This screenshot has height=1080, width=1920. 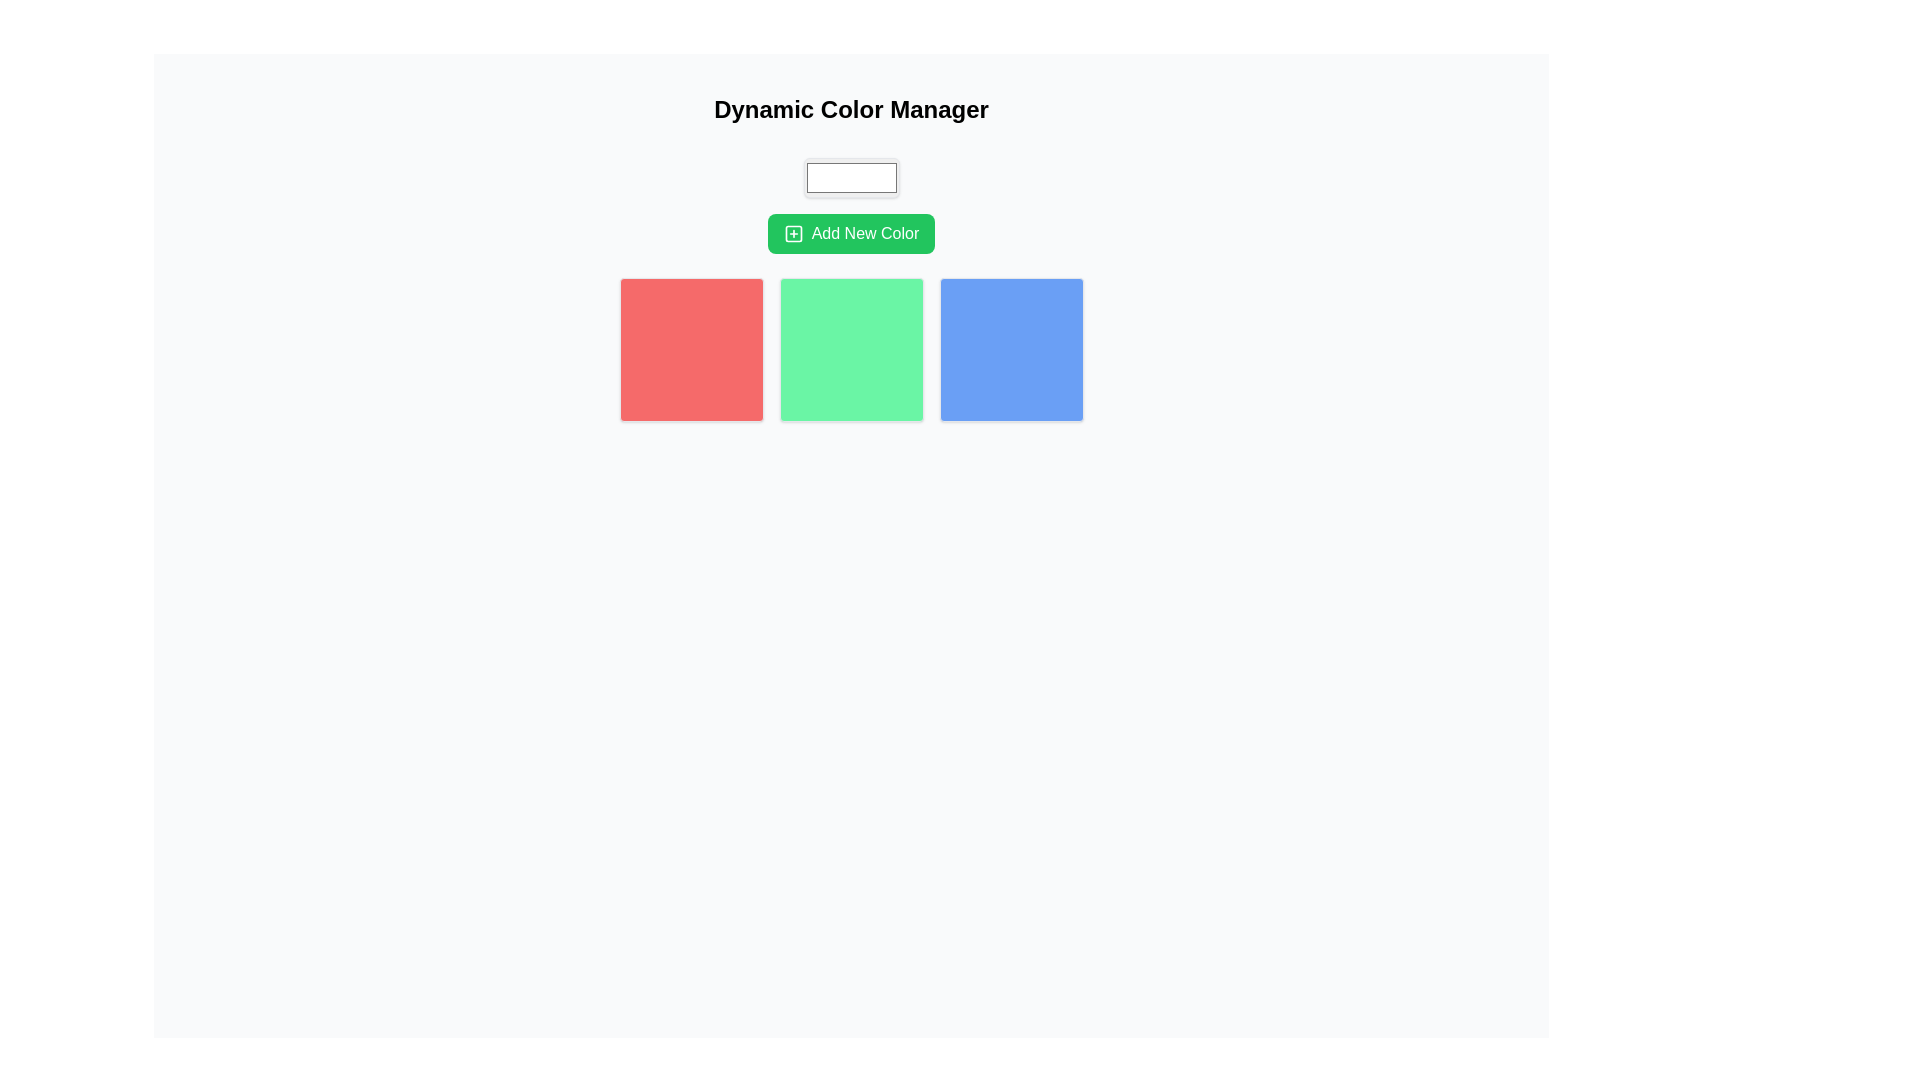 What do you see at coordinates (851, 110) in the screenshot?
I see `the static heading that serves as the title for the color management tool section, which is centrally aligned and positioned above other elements` at bounding box center [851, 110].